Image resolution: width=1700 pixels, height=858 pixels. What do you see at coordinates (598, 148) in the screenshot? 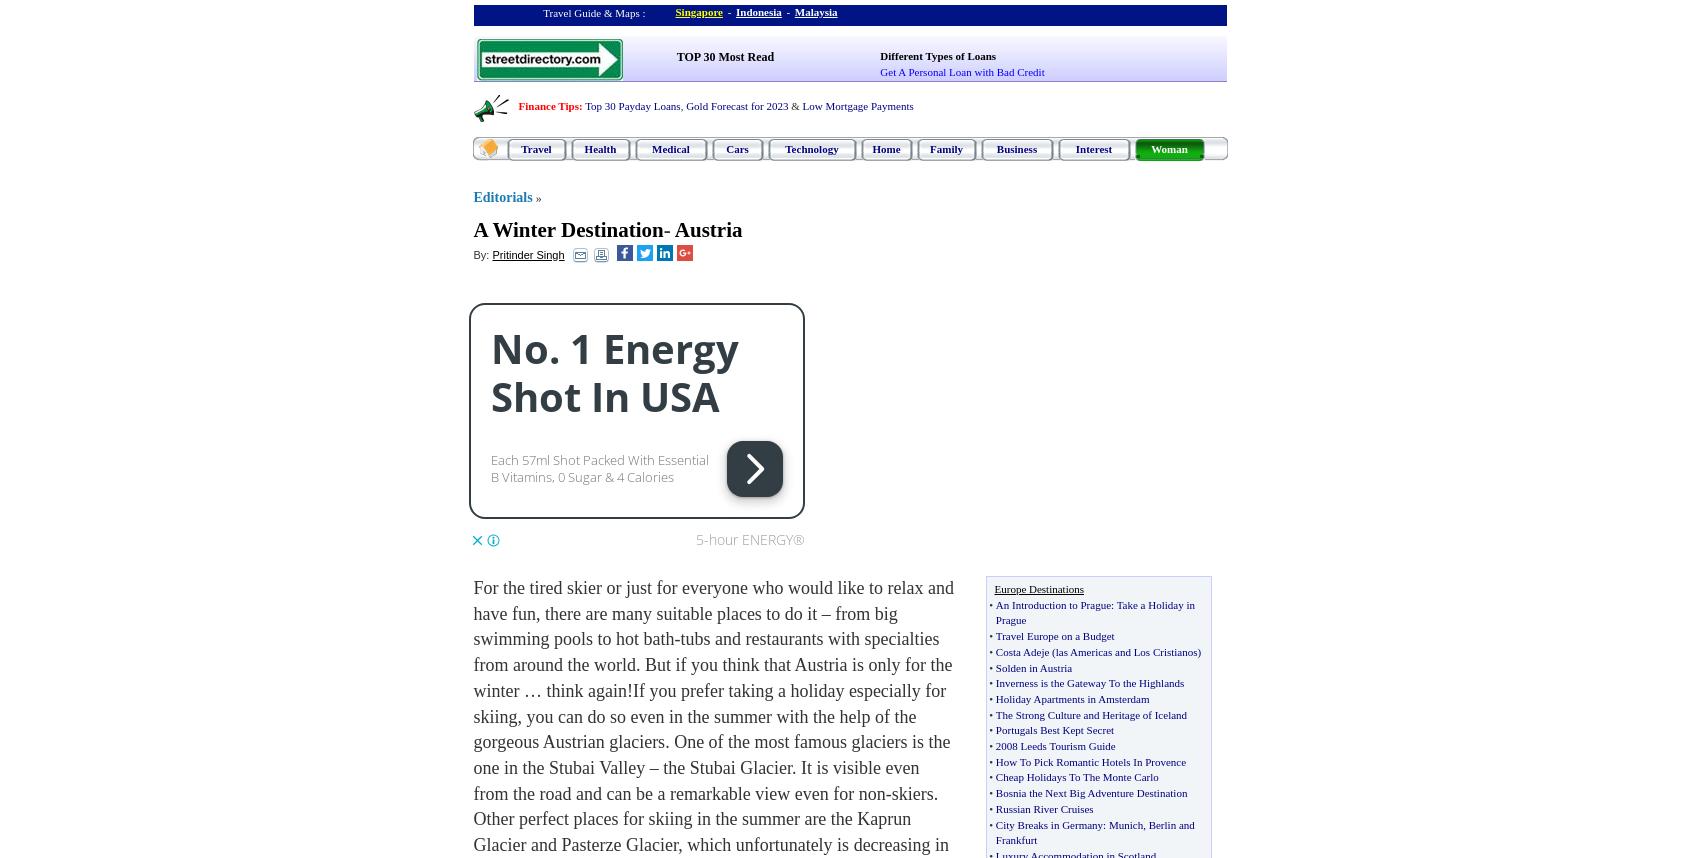
I see `'Health'` at bounding box center [598, 148].